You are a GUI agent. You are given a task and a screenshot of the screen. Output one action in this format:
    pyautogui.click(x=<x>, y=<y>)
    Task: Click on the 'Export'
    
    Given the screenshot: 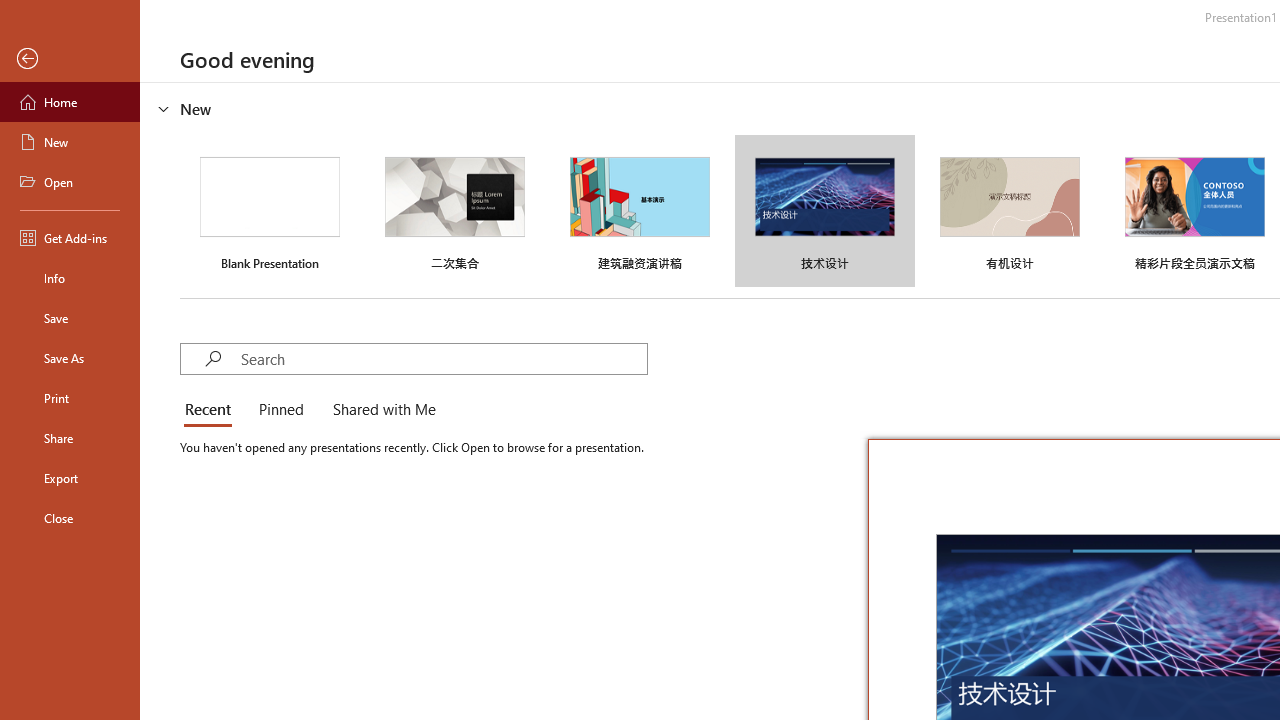 What is the action you would take?
    pyautogui.click(x=69, y=478)
    